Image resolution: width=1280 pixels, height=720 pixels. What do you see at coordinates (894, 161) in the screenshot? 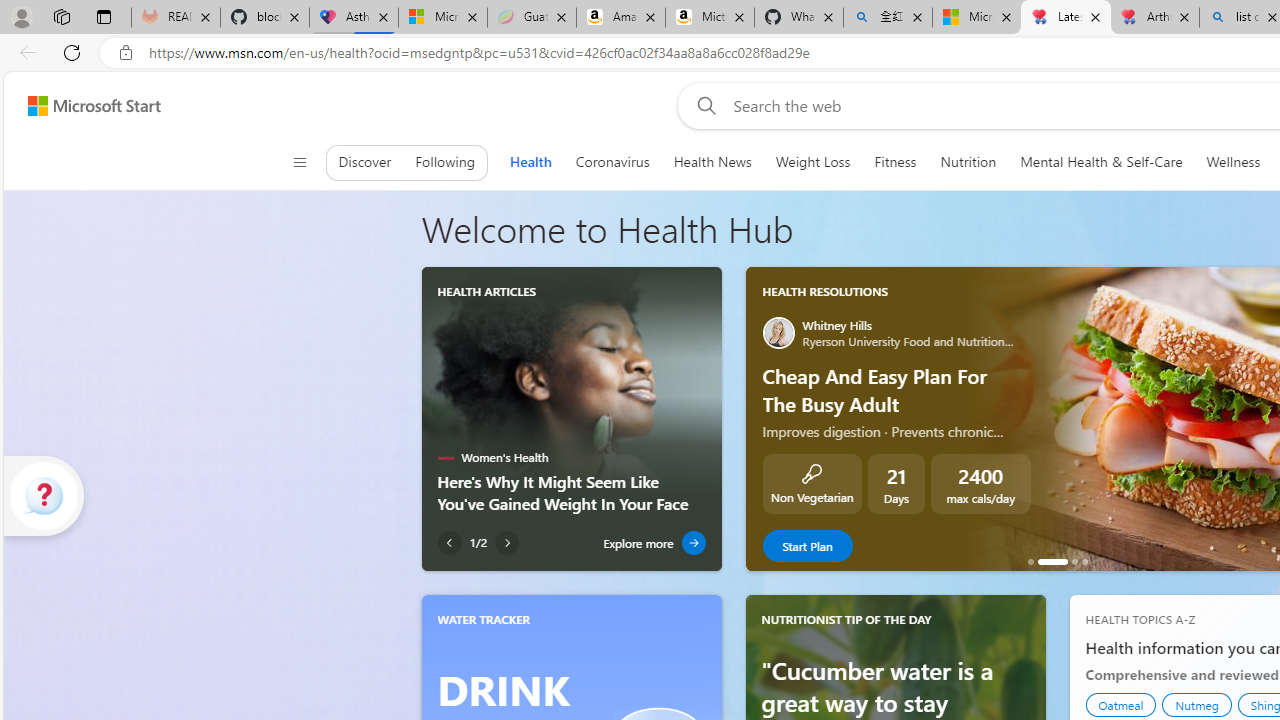
I see `'Fitness'` at bounding box center [894, 161].